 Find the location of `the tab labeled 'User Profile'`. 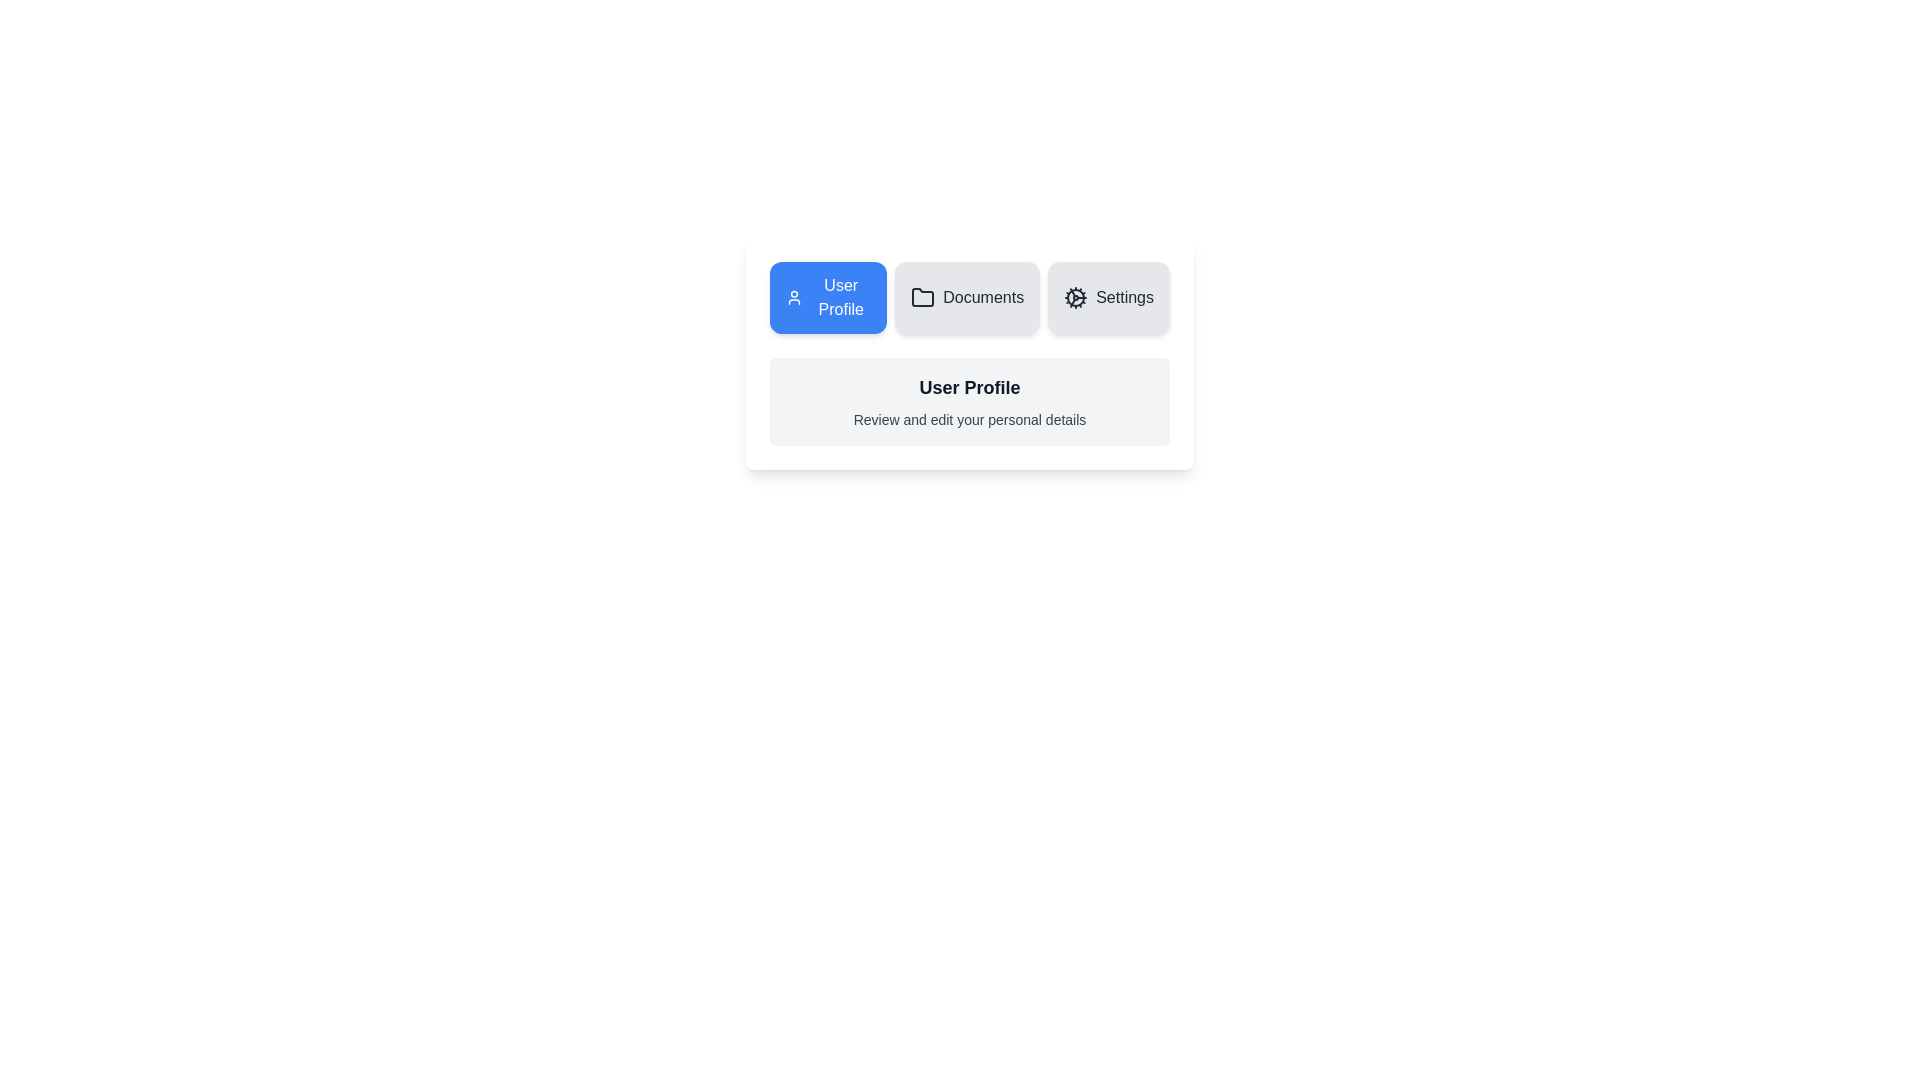

the tab labeled 'User Profile' is located at coordinates (828, 297).